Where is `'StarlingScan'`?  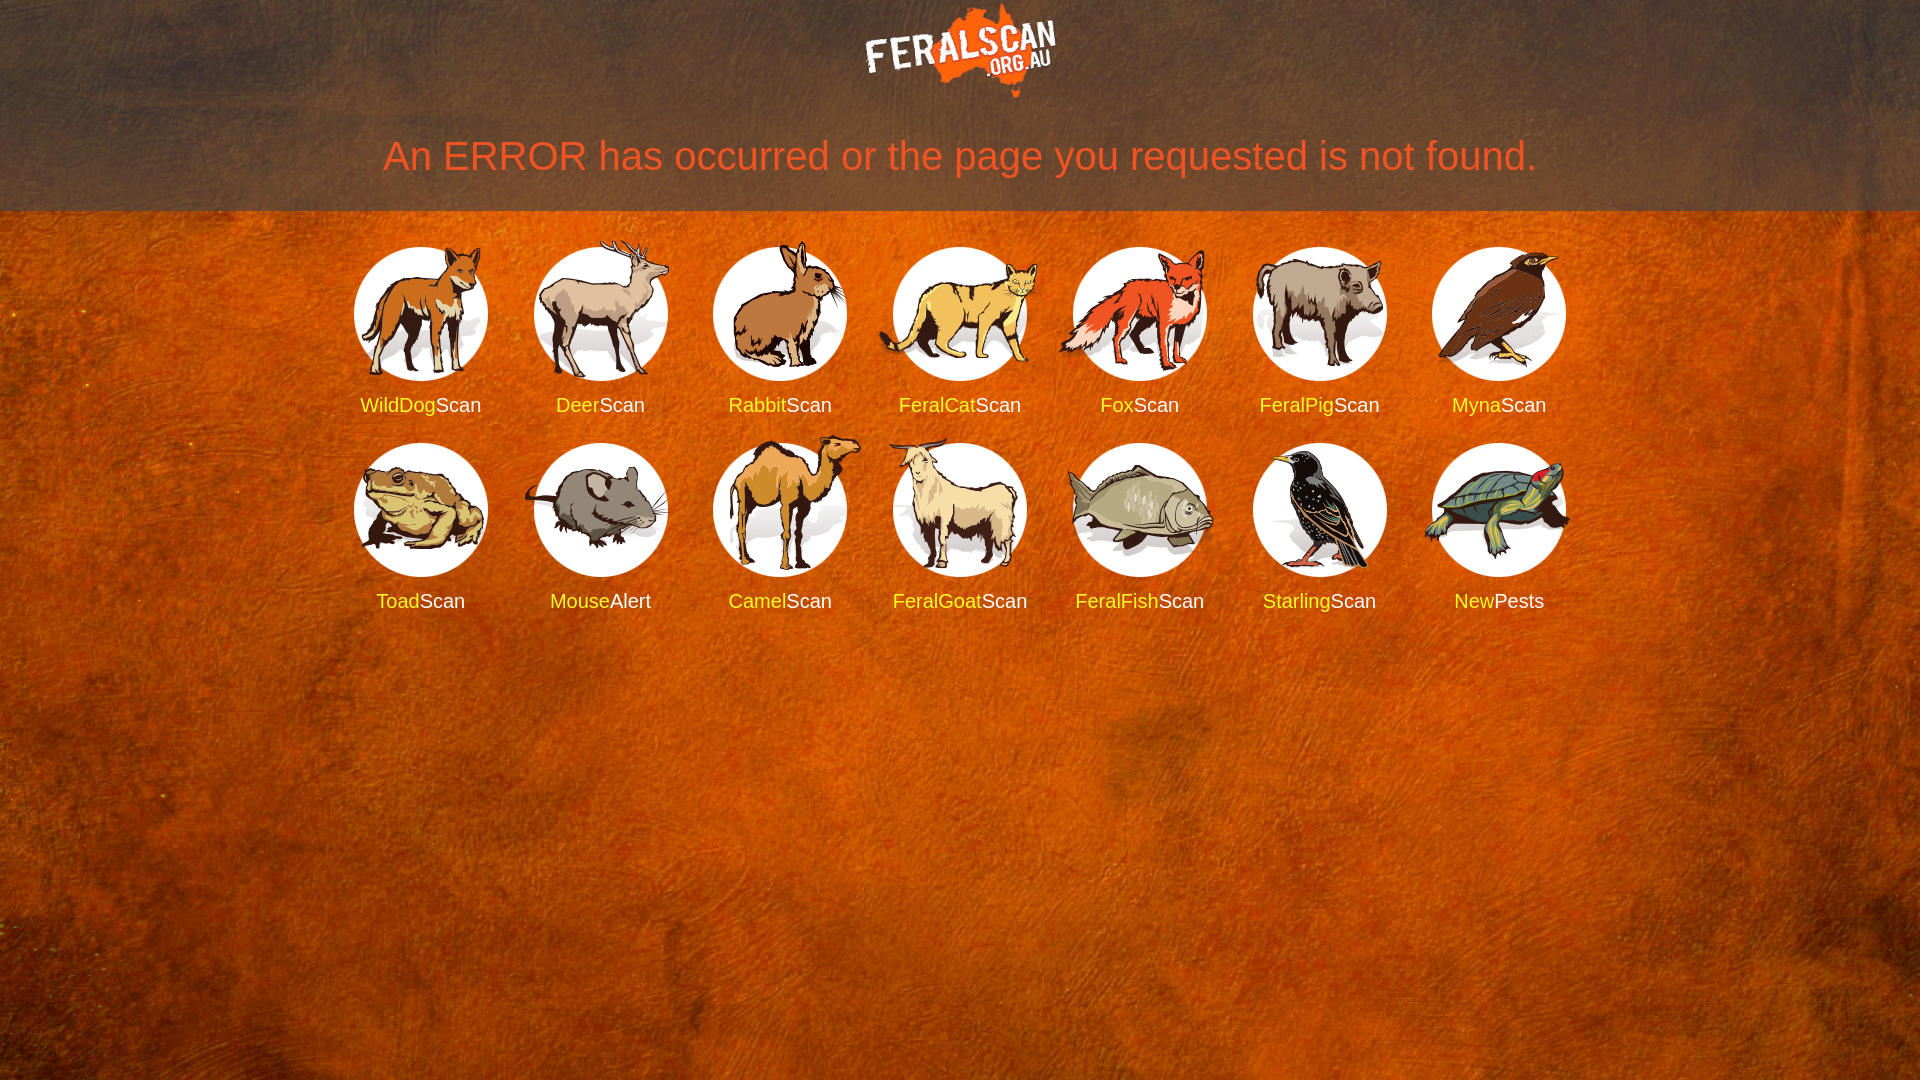
'StarlingScan' is located at coordinates (1228, 527).